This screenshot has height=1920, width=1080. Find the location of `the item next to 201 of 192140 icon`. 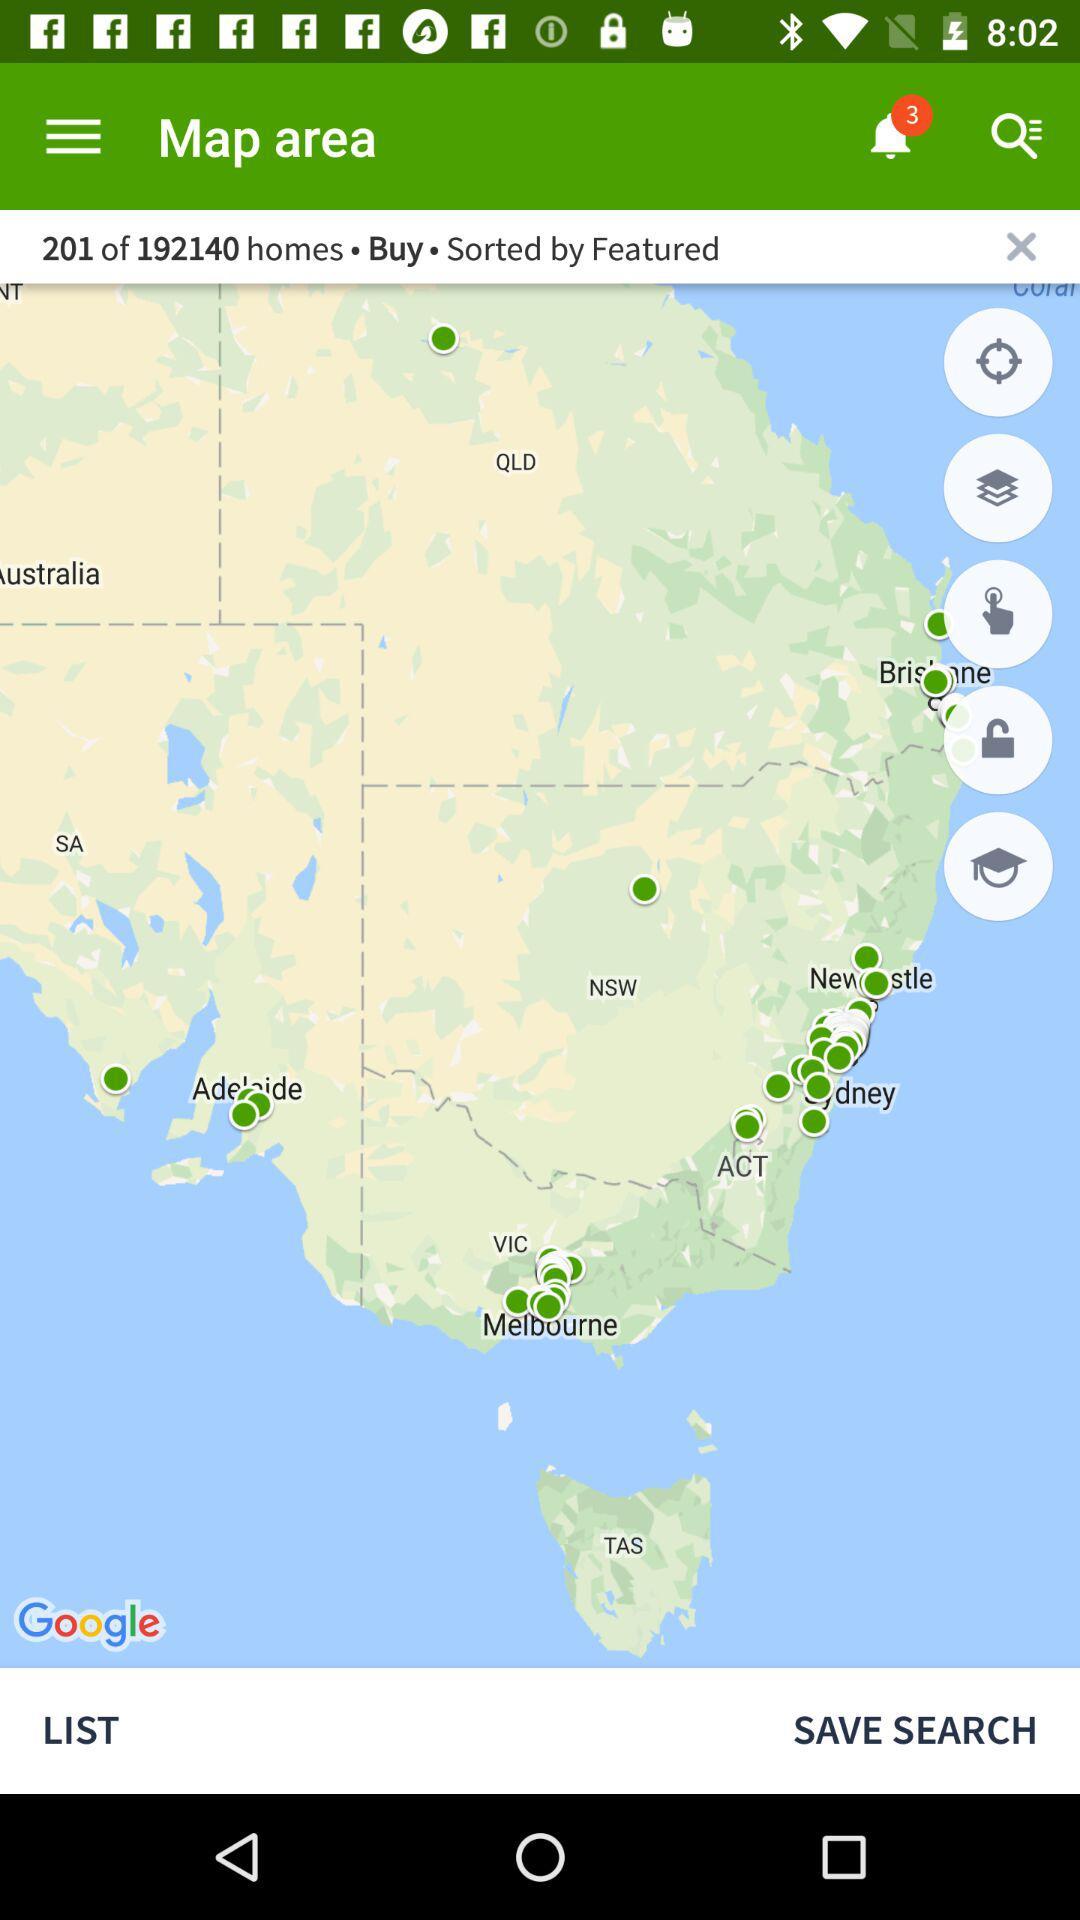

the item next to 201 of 192140 icon is located at coordinates (1021, 245).